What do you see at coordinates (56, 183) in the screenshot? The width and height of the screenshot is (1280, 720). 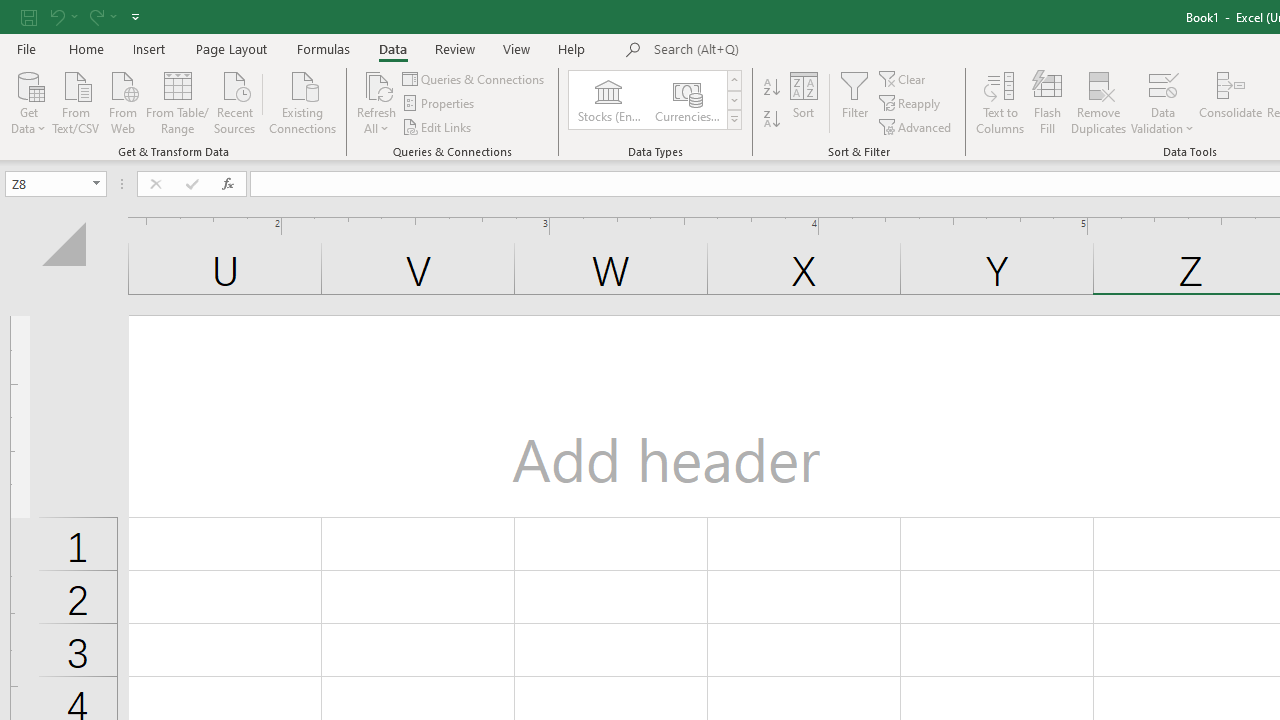 I see `'Name Box'` at bounding box center [56, 183].